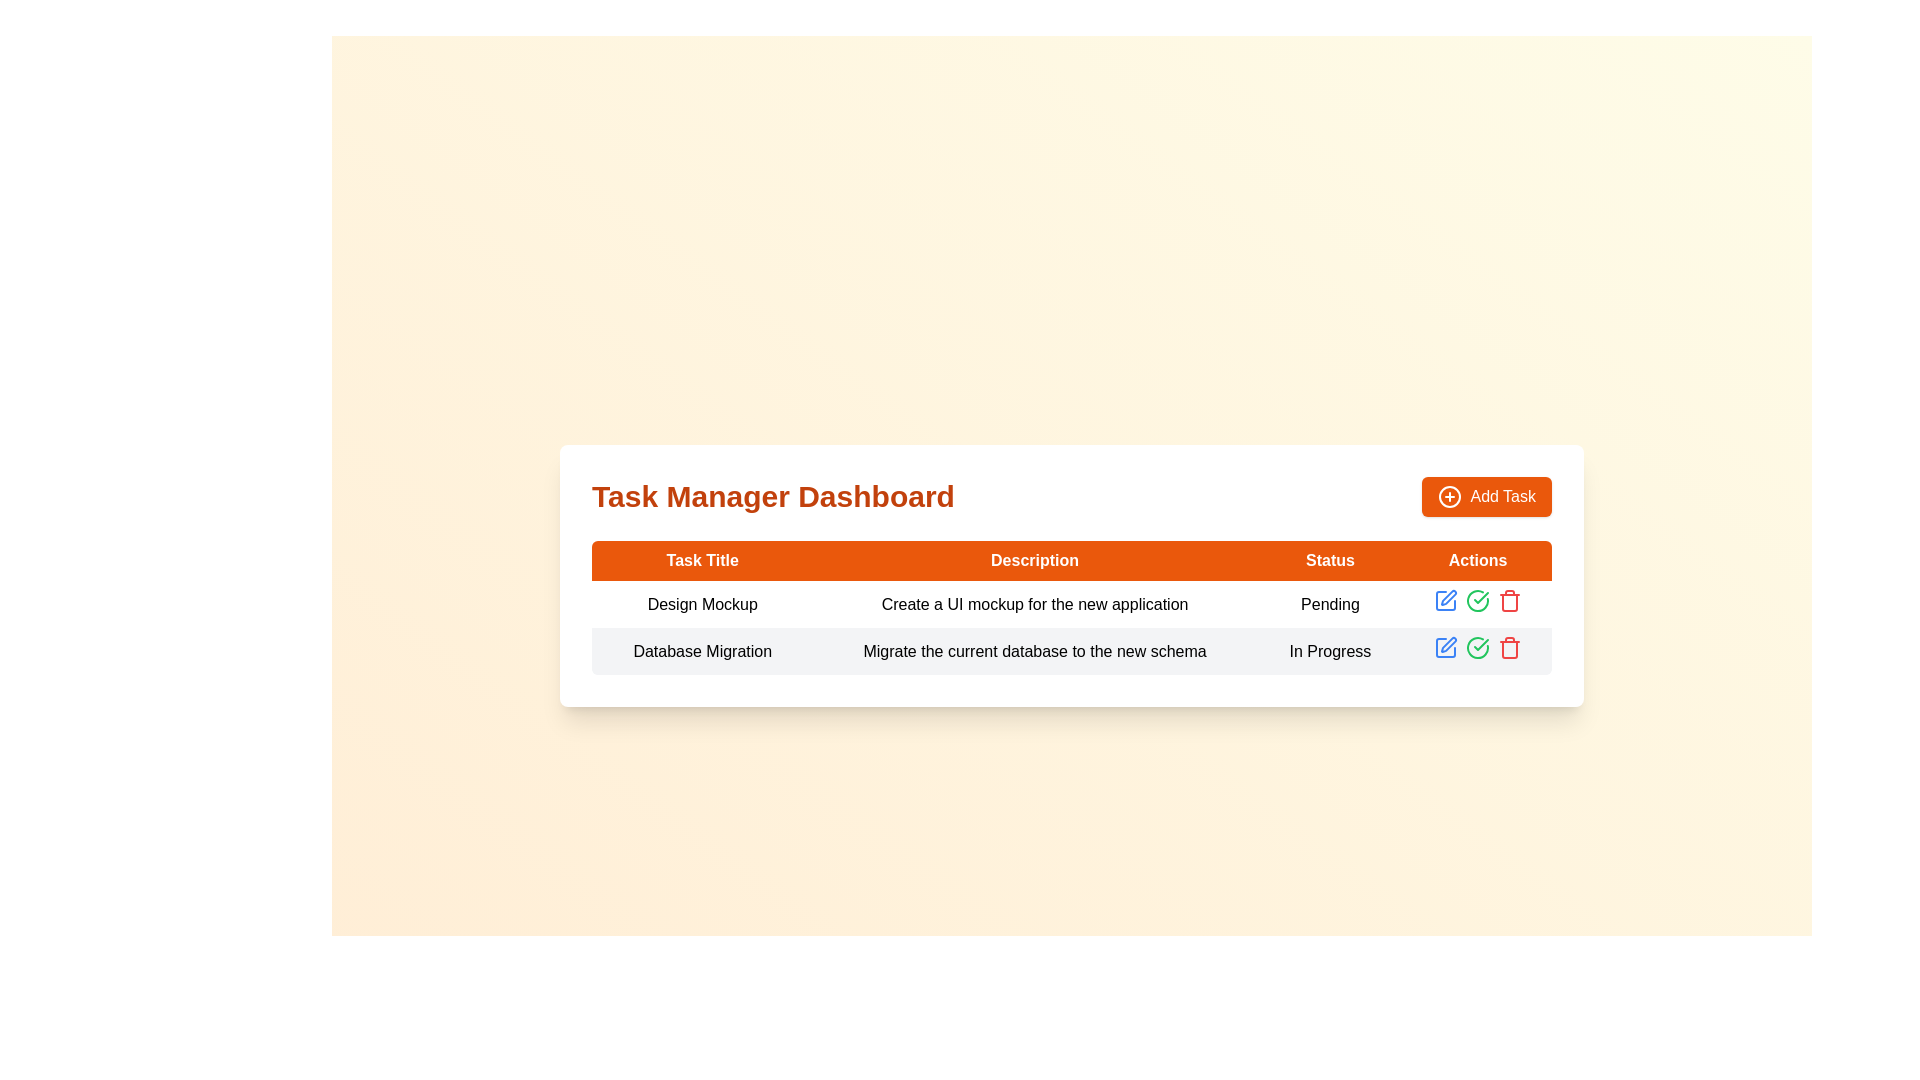 The width and height of the screenshot is (1920, 1080). What do you see at coordinates (1478, 600) in the screenshot?
I see `the green circular icon with a checkmark in the 'Actions' column of the second row in the task table` at bounding box center [1478, 600].